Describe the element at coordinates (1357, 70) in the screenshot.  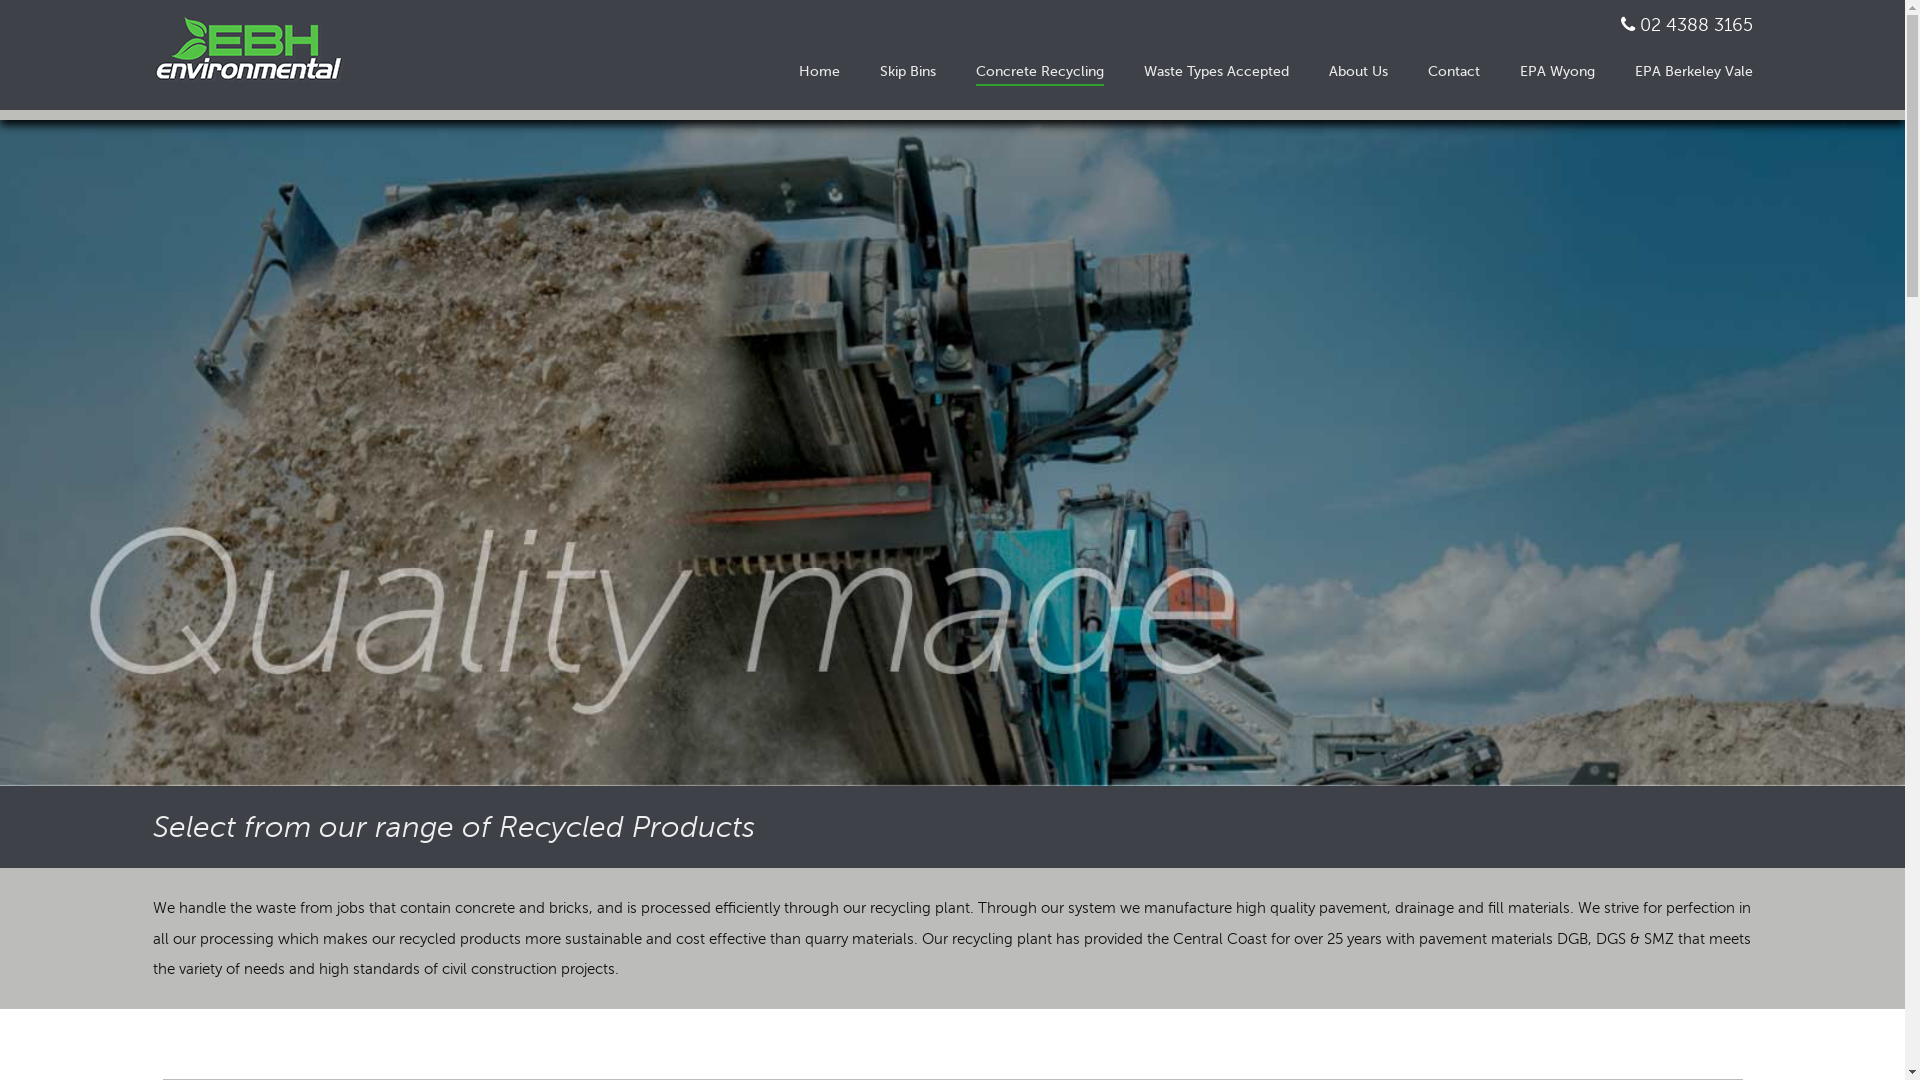
I see `'About Us'` at that location.